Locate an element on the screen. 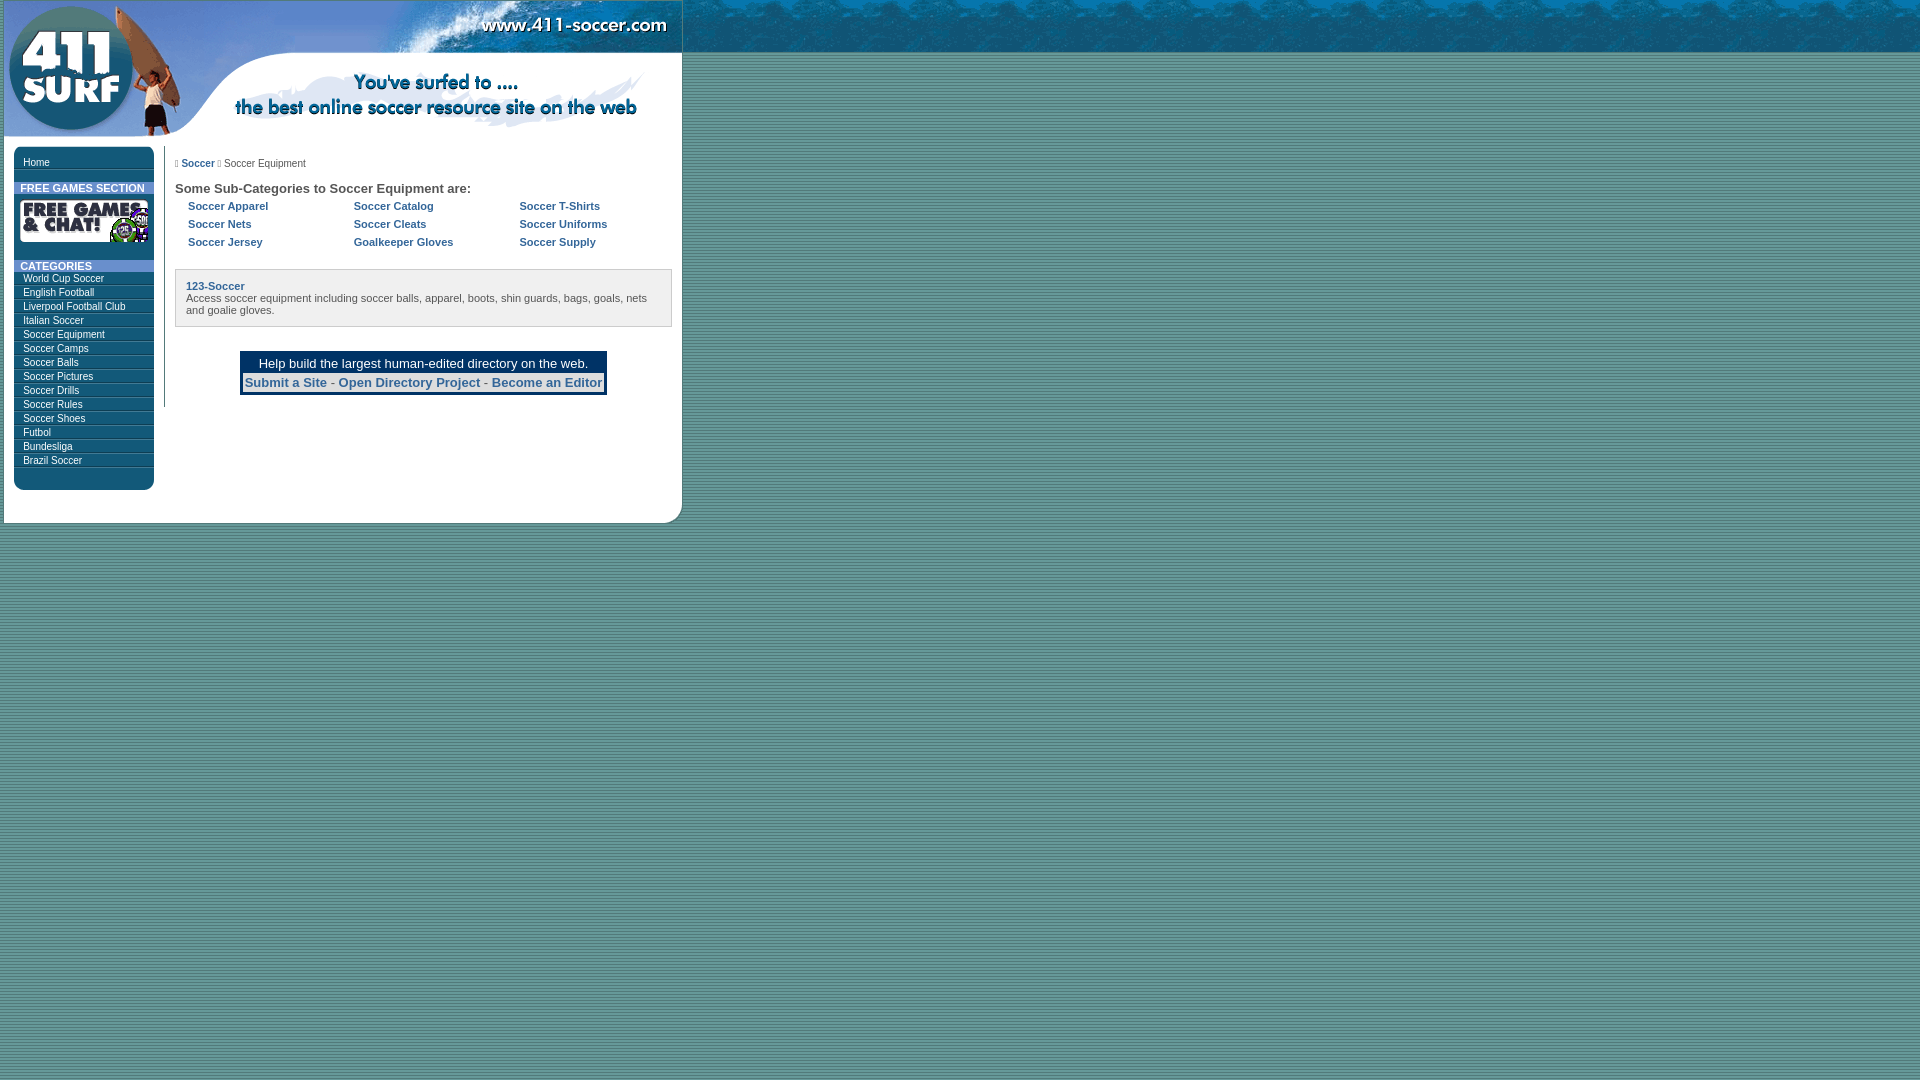 The height and width of the screenshot is (1080, 1920). 'Soccer Uniforms' is located at coordinates (518, 223).